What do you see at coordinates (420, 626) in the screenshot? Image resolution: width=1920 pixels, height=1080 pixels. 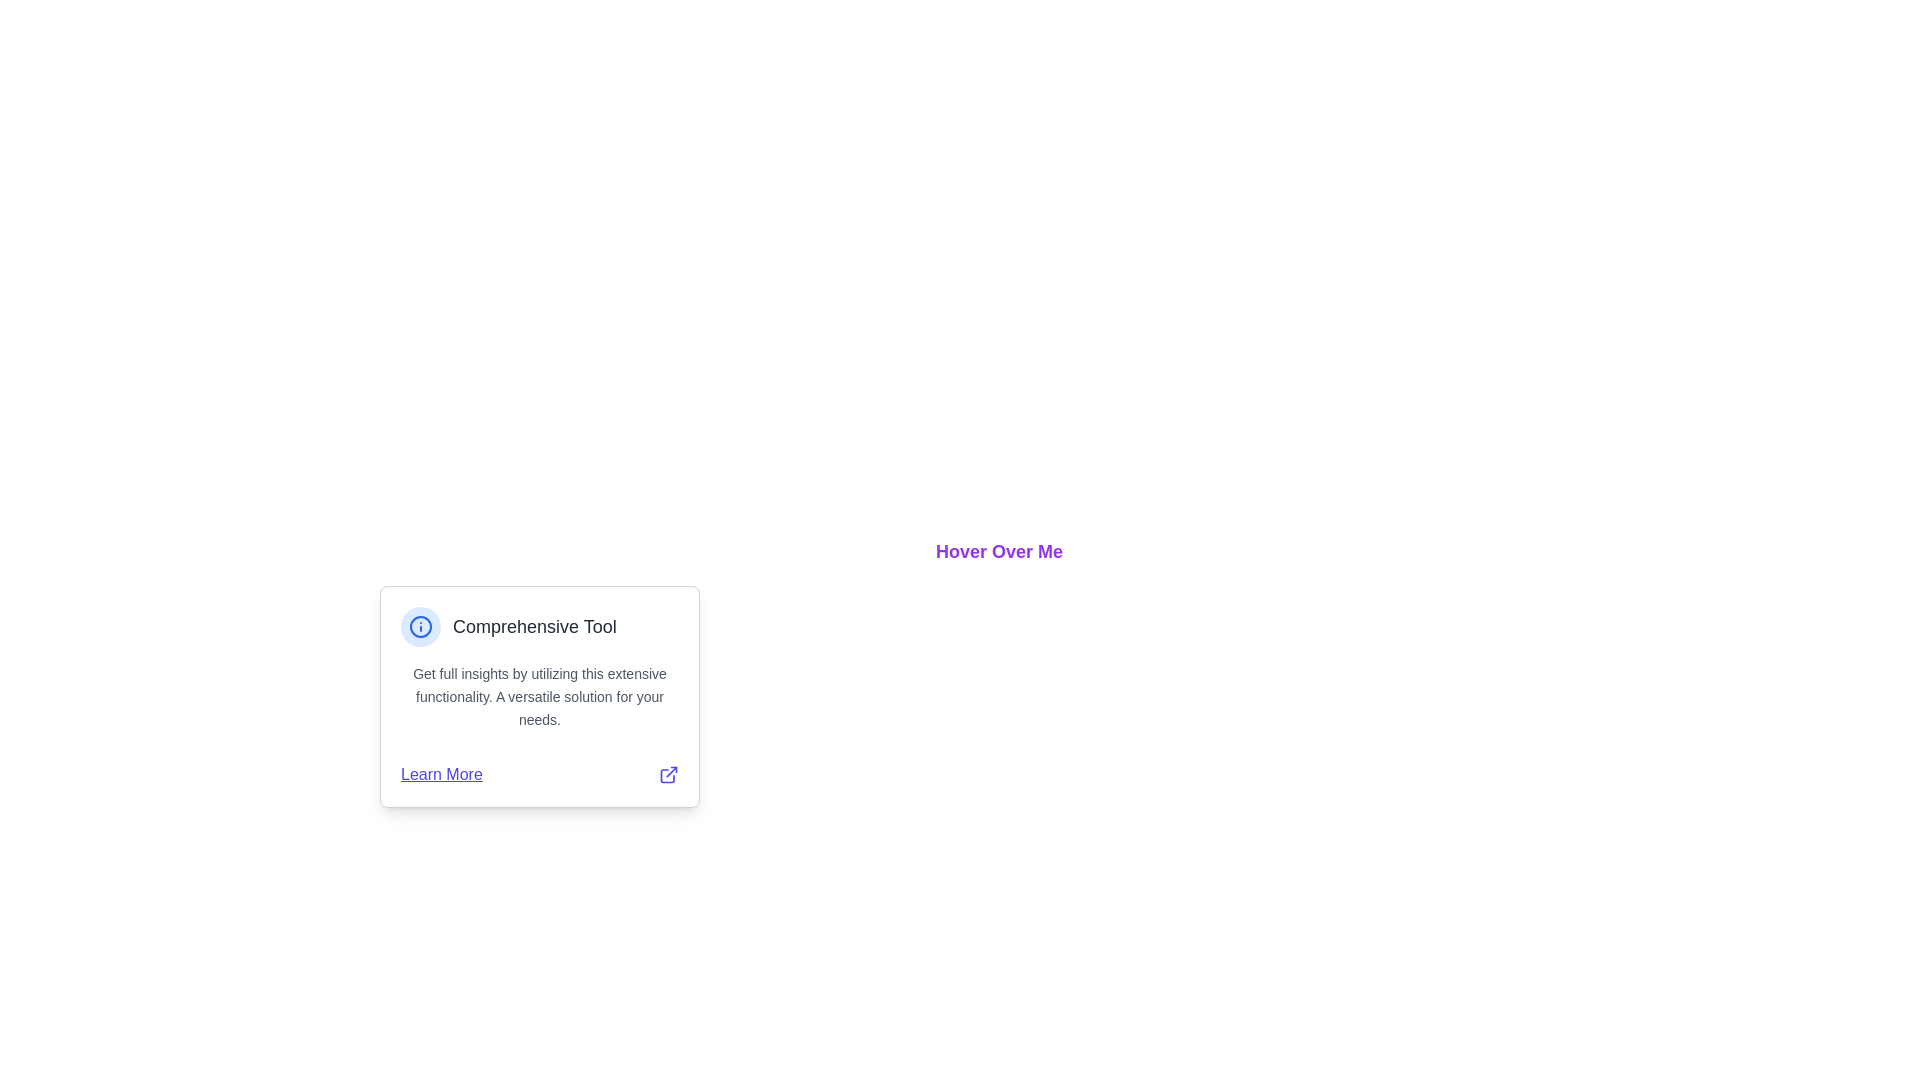 I see `the informational icon located in the upper left corner of the 'Comprehensive Tool' card, positioned directly above the title text` at bounding box center [420, 626].